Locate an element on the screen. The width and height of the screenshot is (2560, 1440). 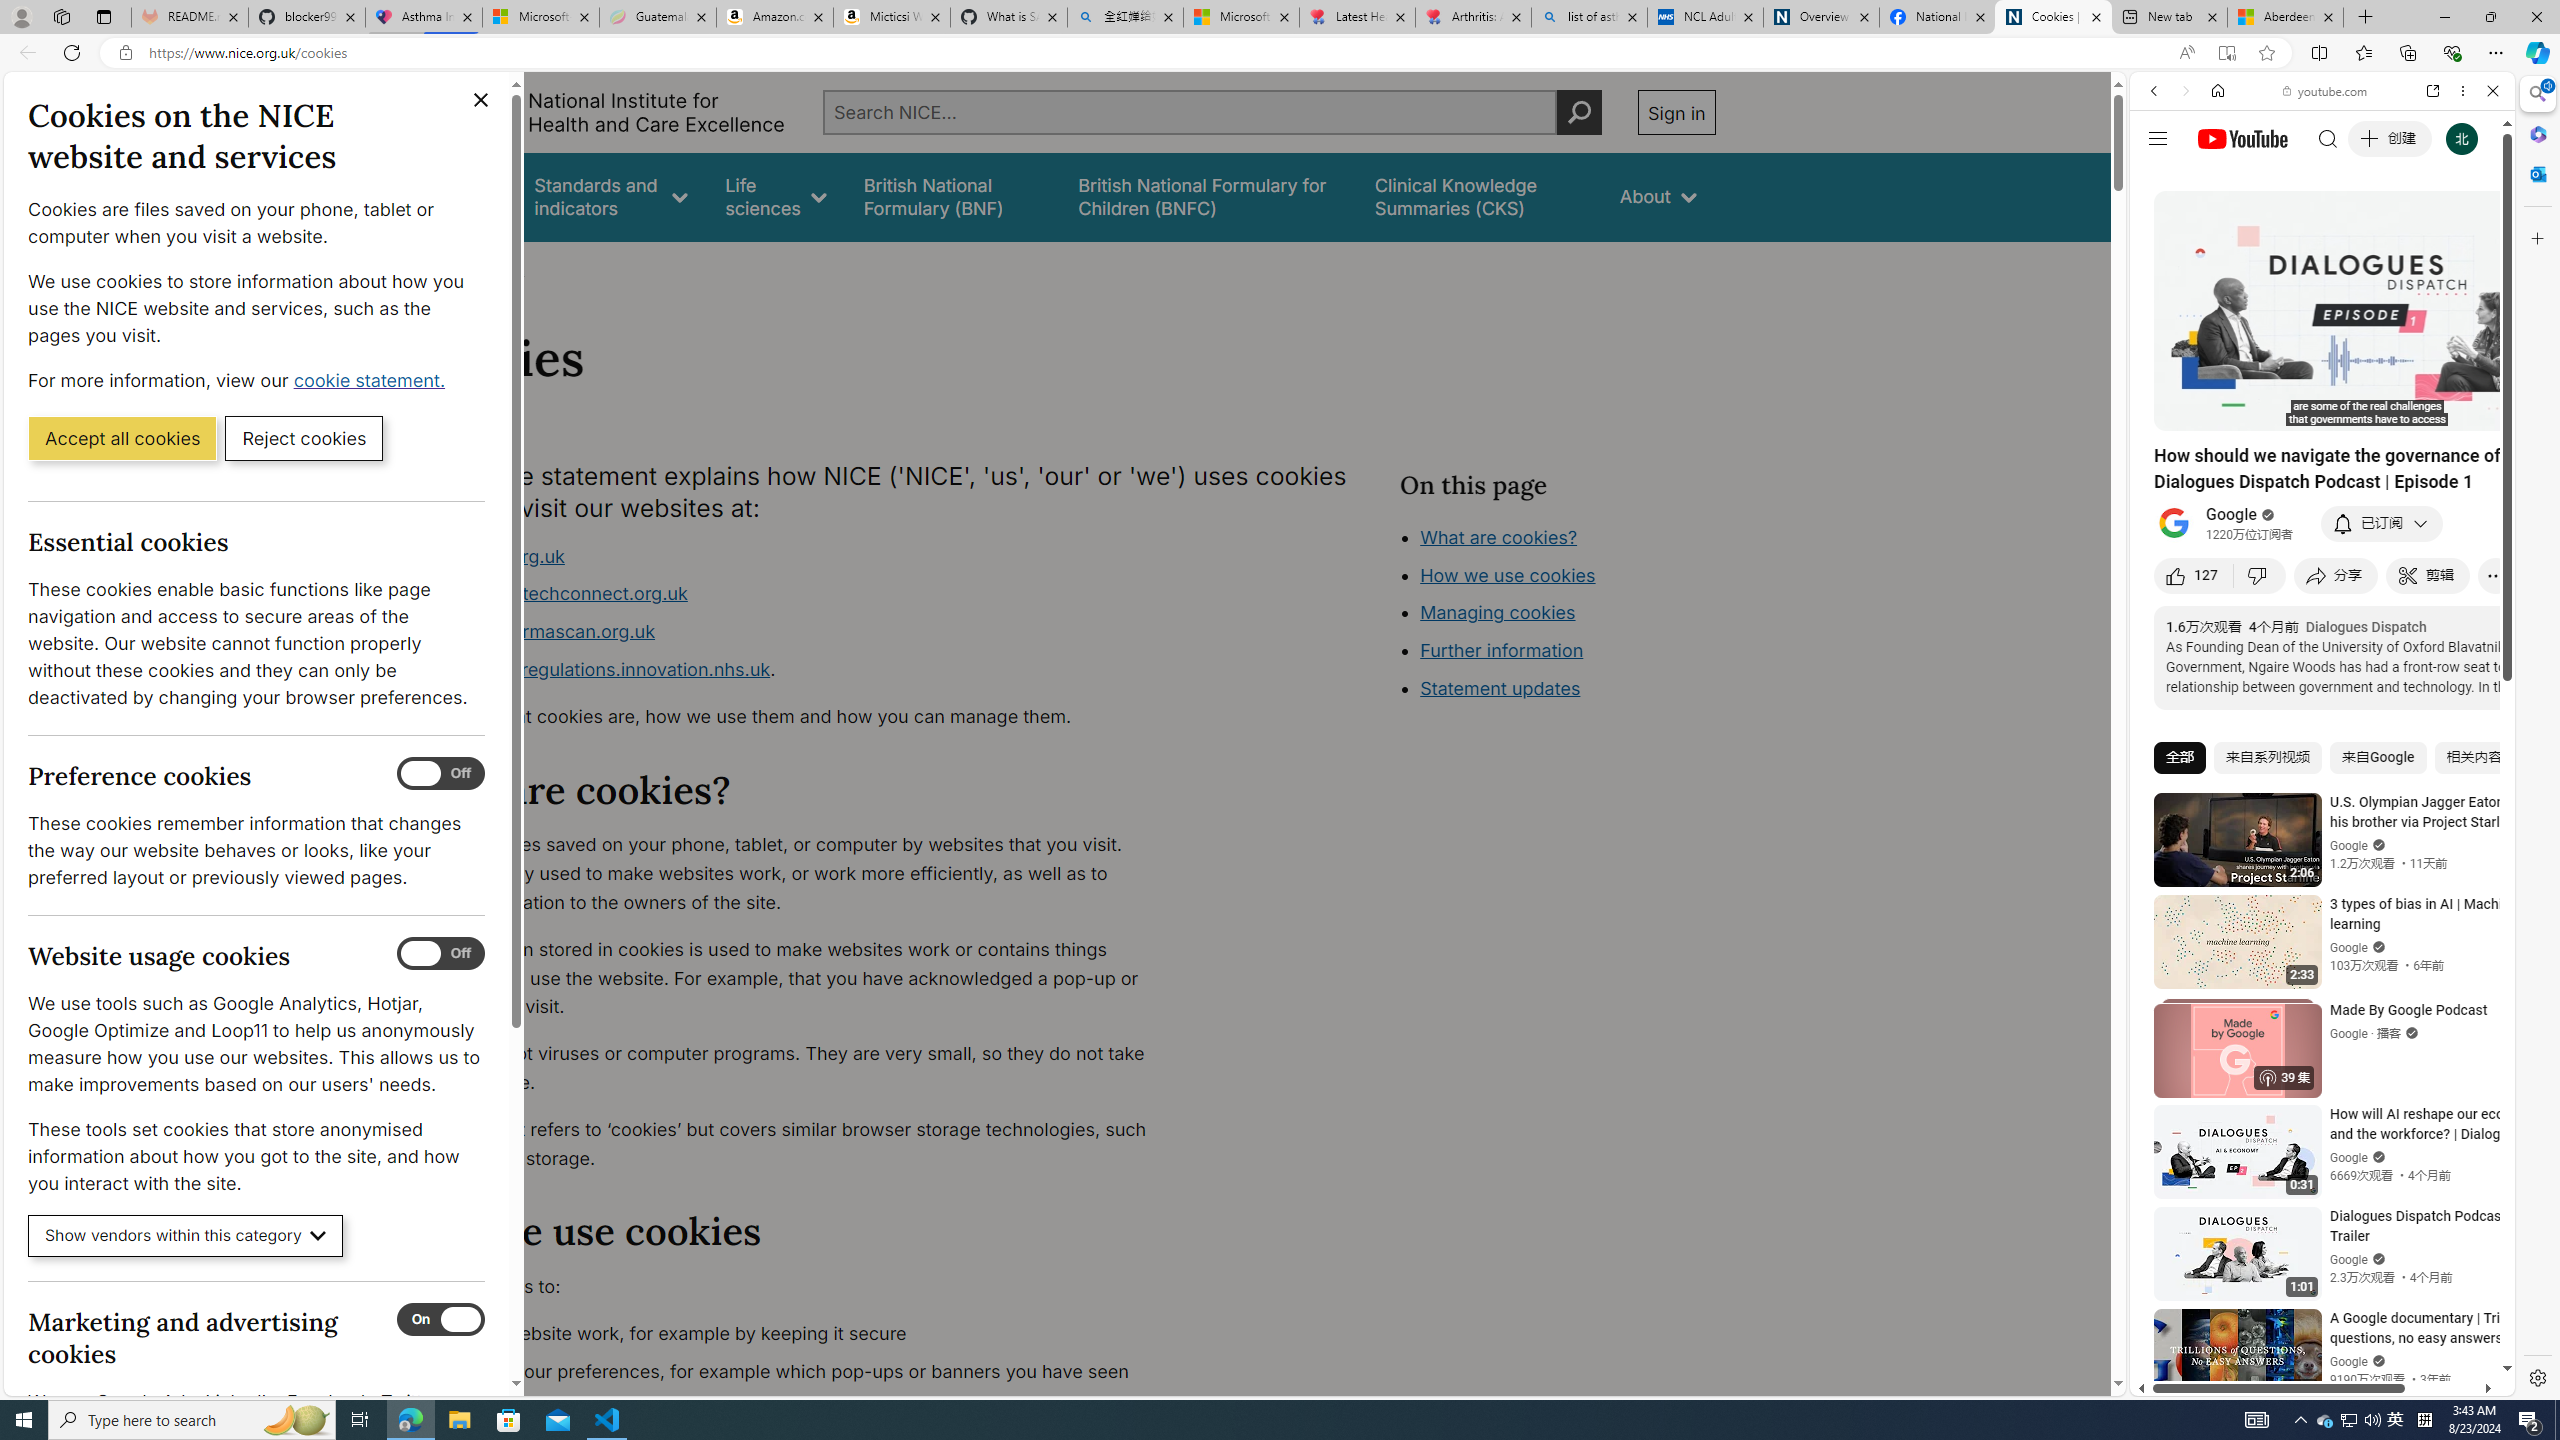
'Home>' is located at coordinates (432, 268).